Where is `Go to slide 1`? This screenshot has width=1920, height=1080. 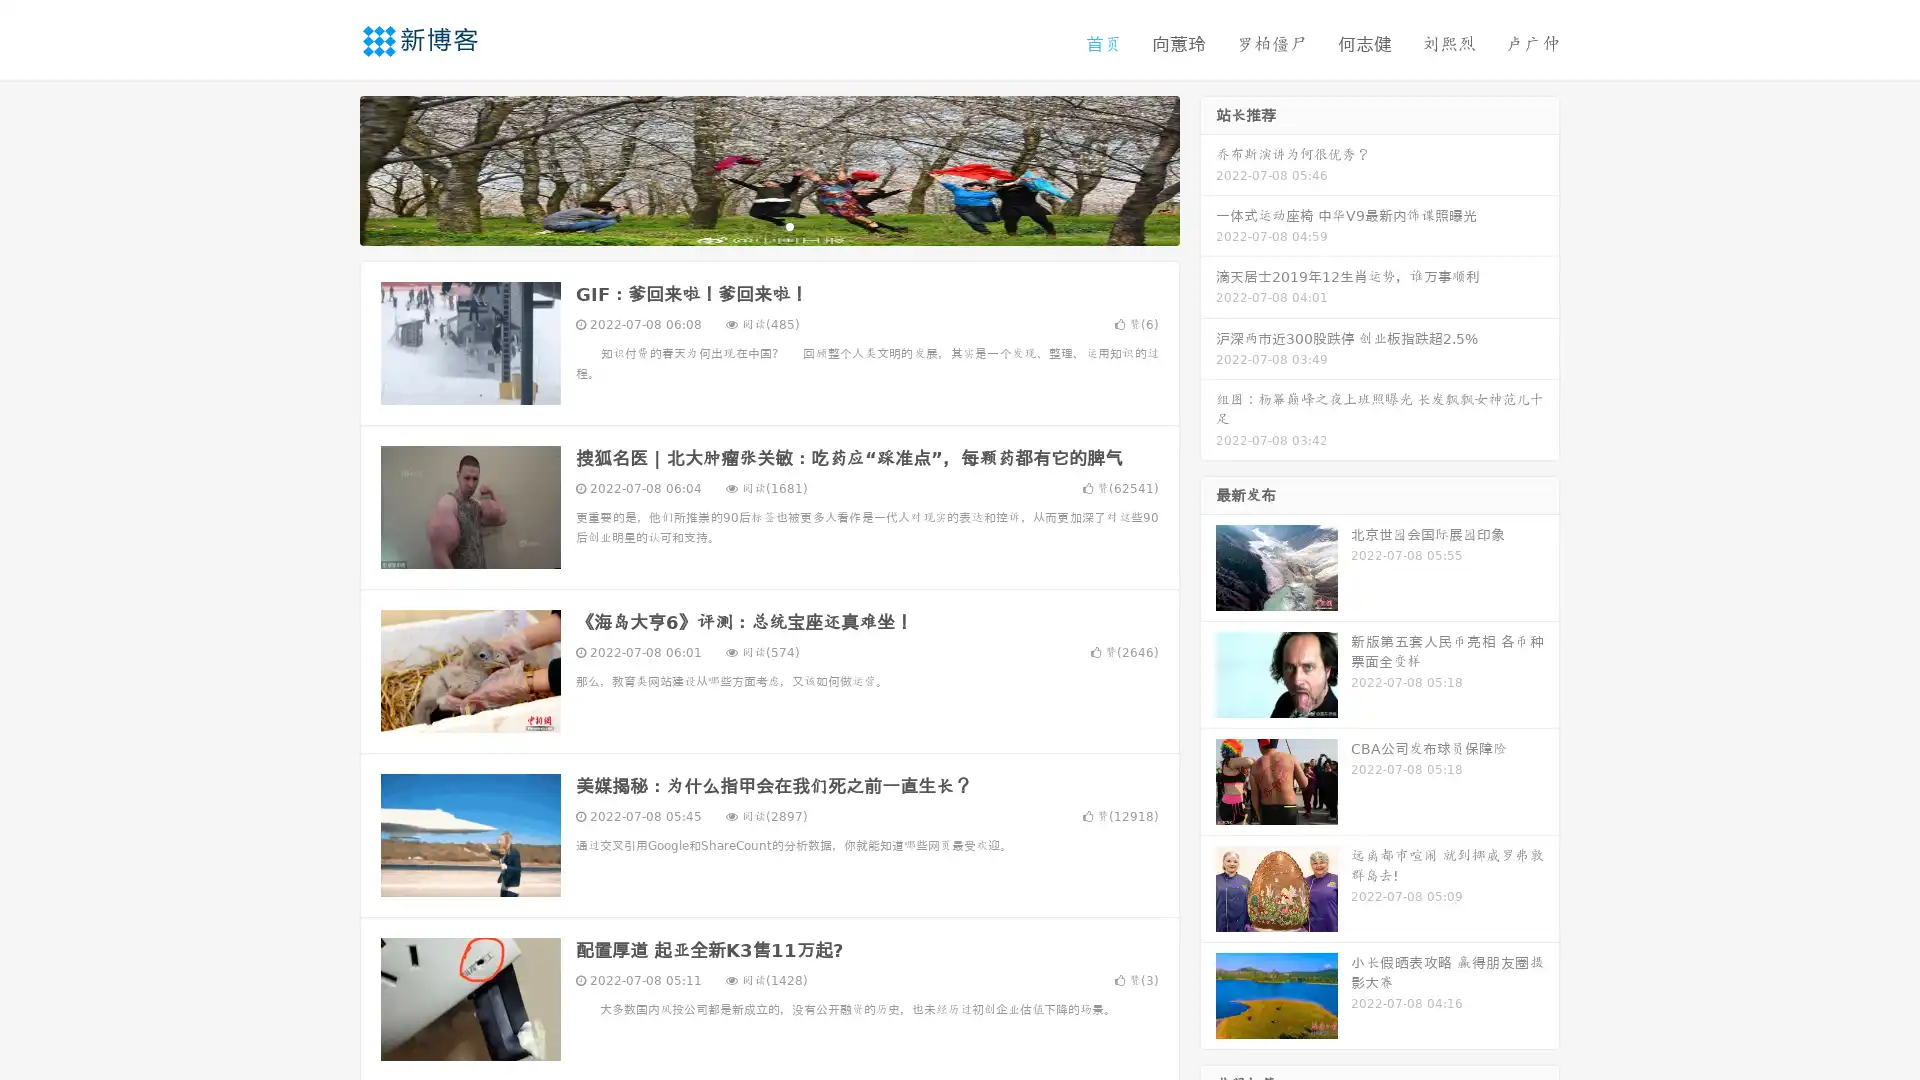
Go to slide 1 is located at coordinates (748, 225).